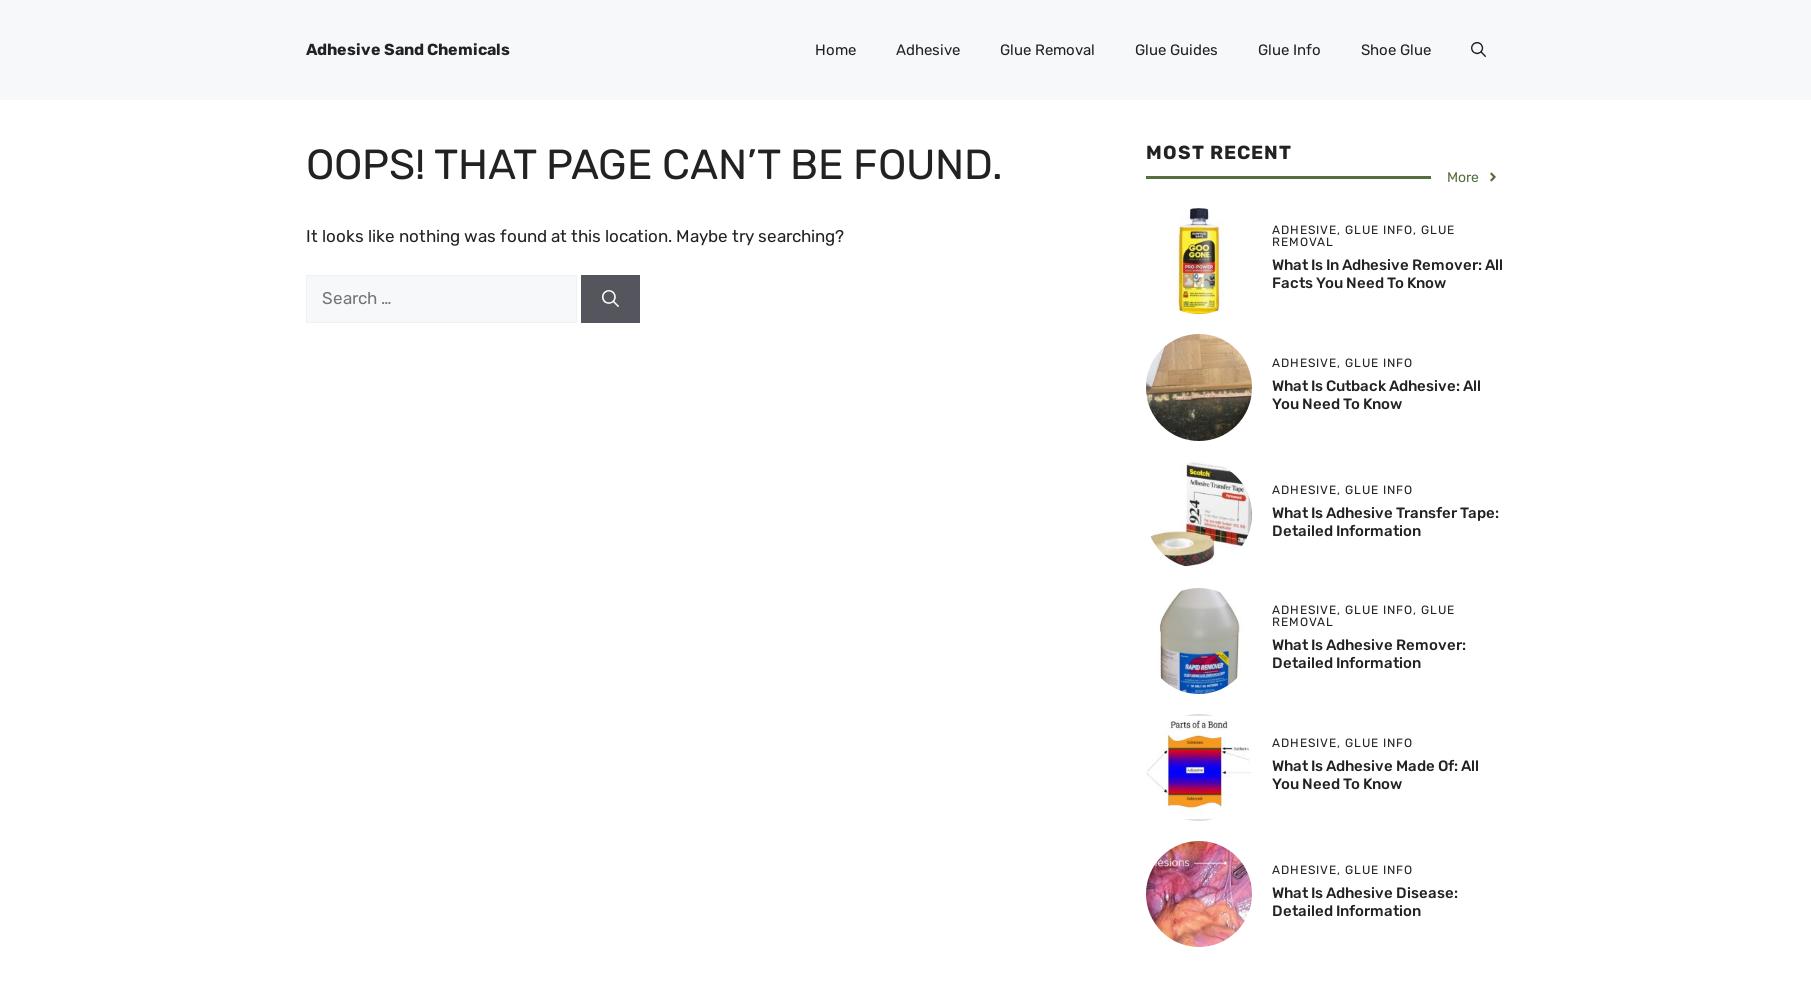 Image resolution: width=1811 pixels, height=1000 pixels. Describe the element at coordinates (1272, 901) in the screenshot. I see `'What Is Adhesive Disease: Detailed Information'` at that location.